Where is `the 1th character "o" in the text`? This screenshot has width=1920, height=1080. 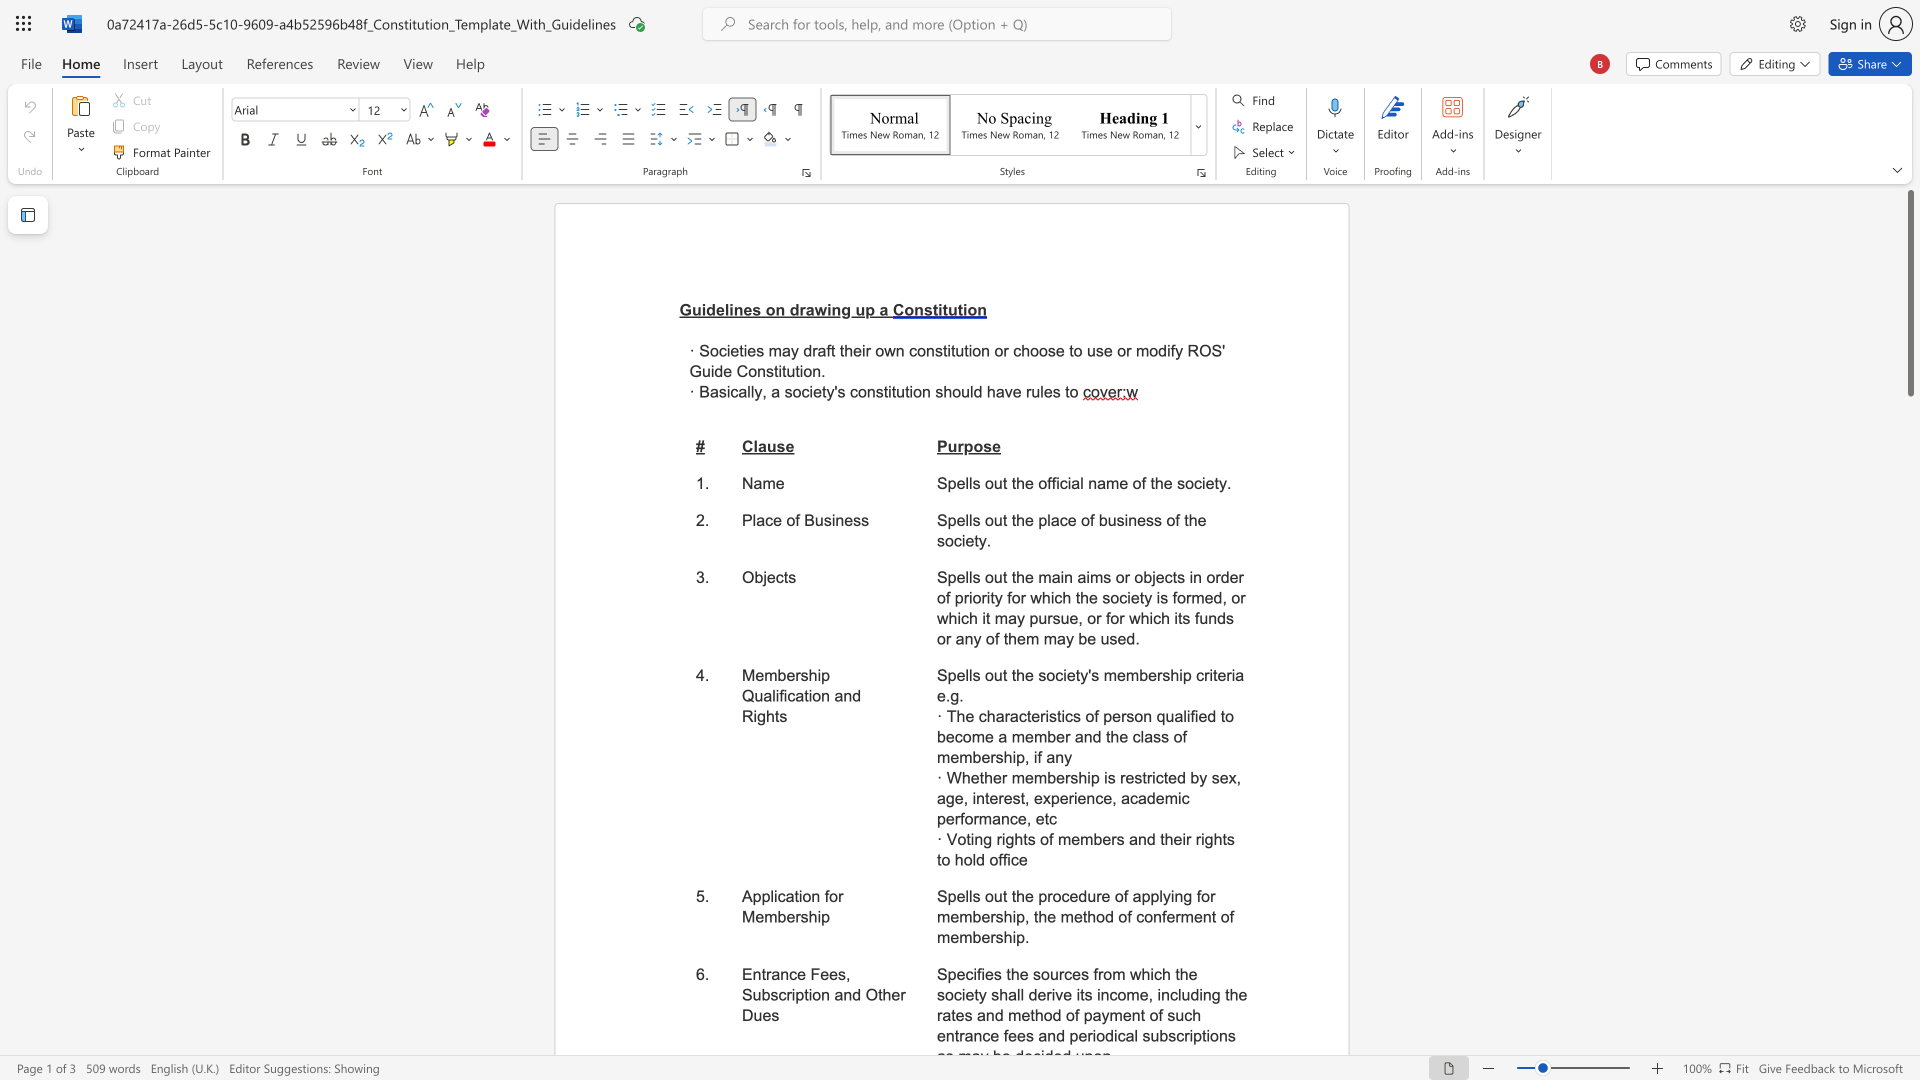 the 1th character "o" in the text is located at coordinates (769, 309).